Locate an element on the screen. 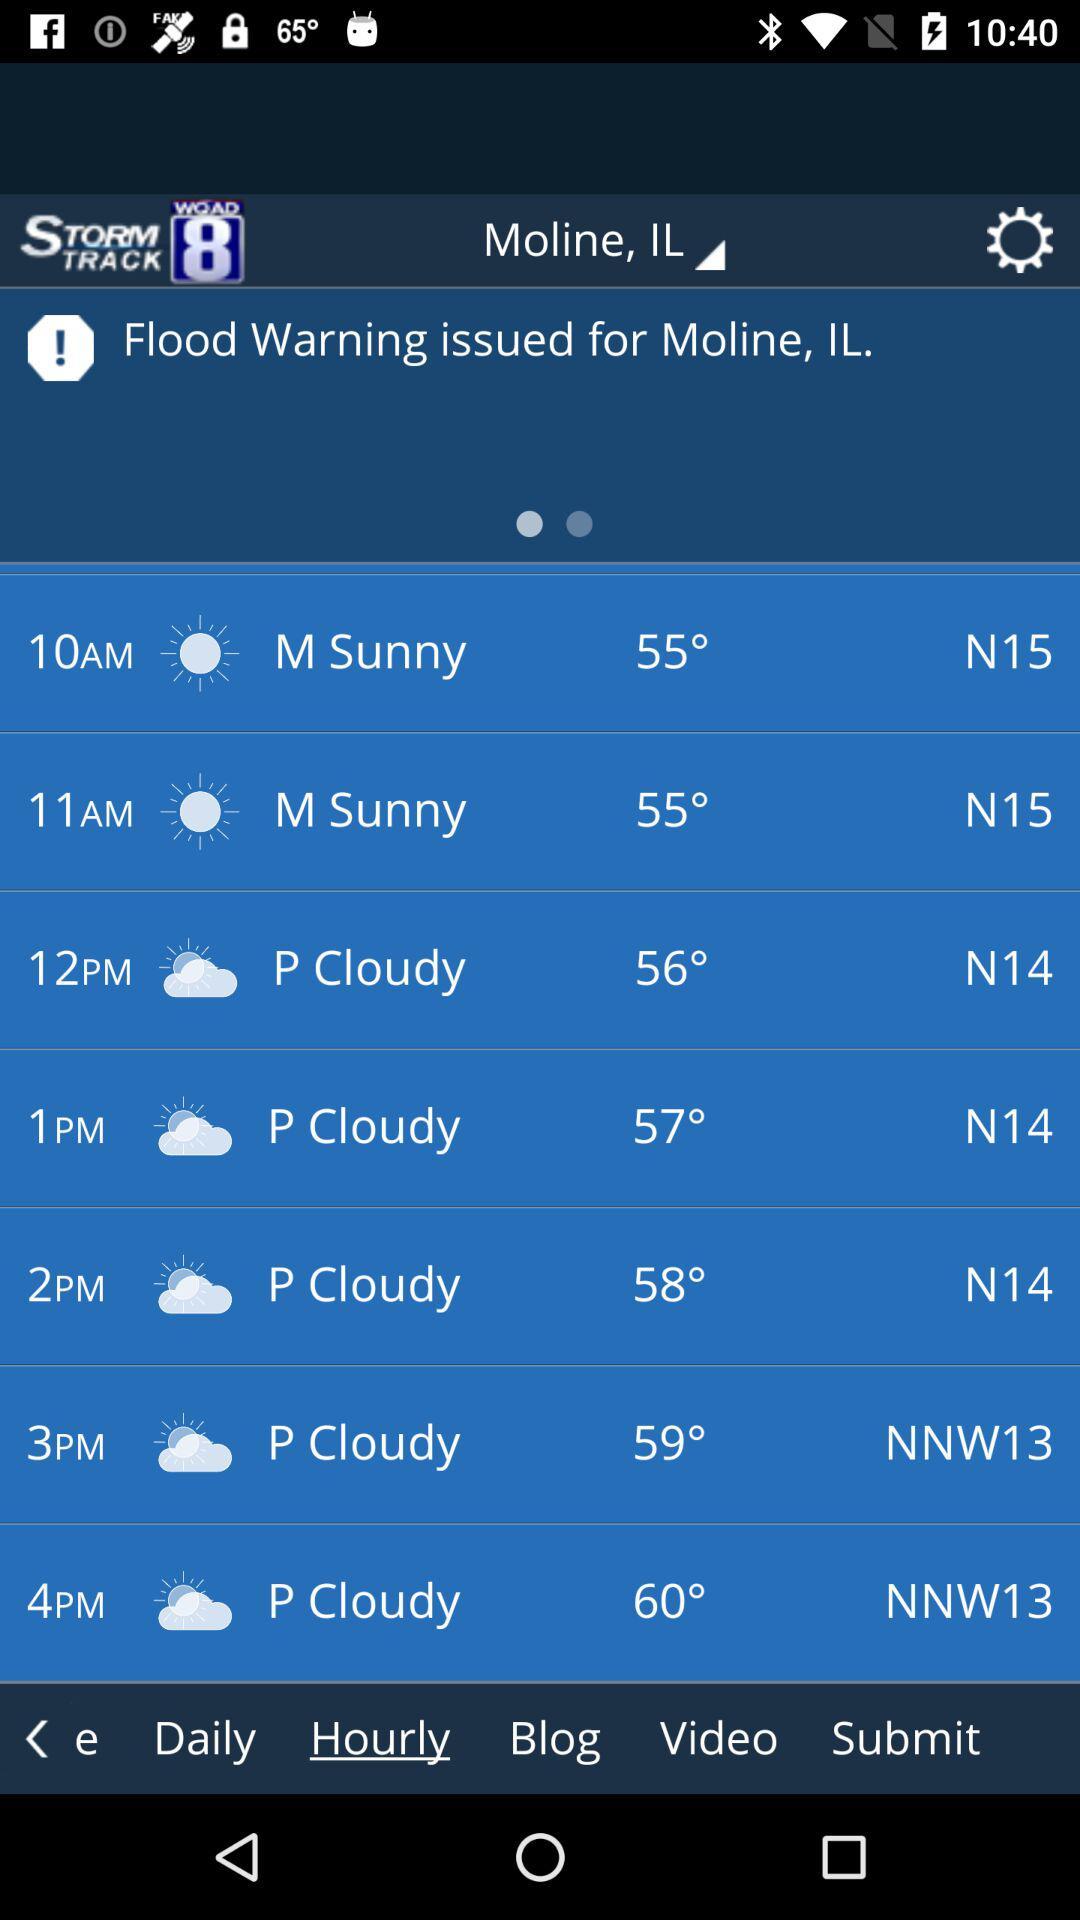 This screenshot has width=1080, height=1920. the item next to moline, il is located at coordinates (131, 240).